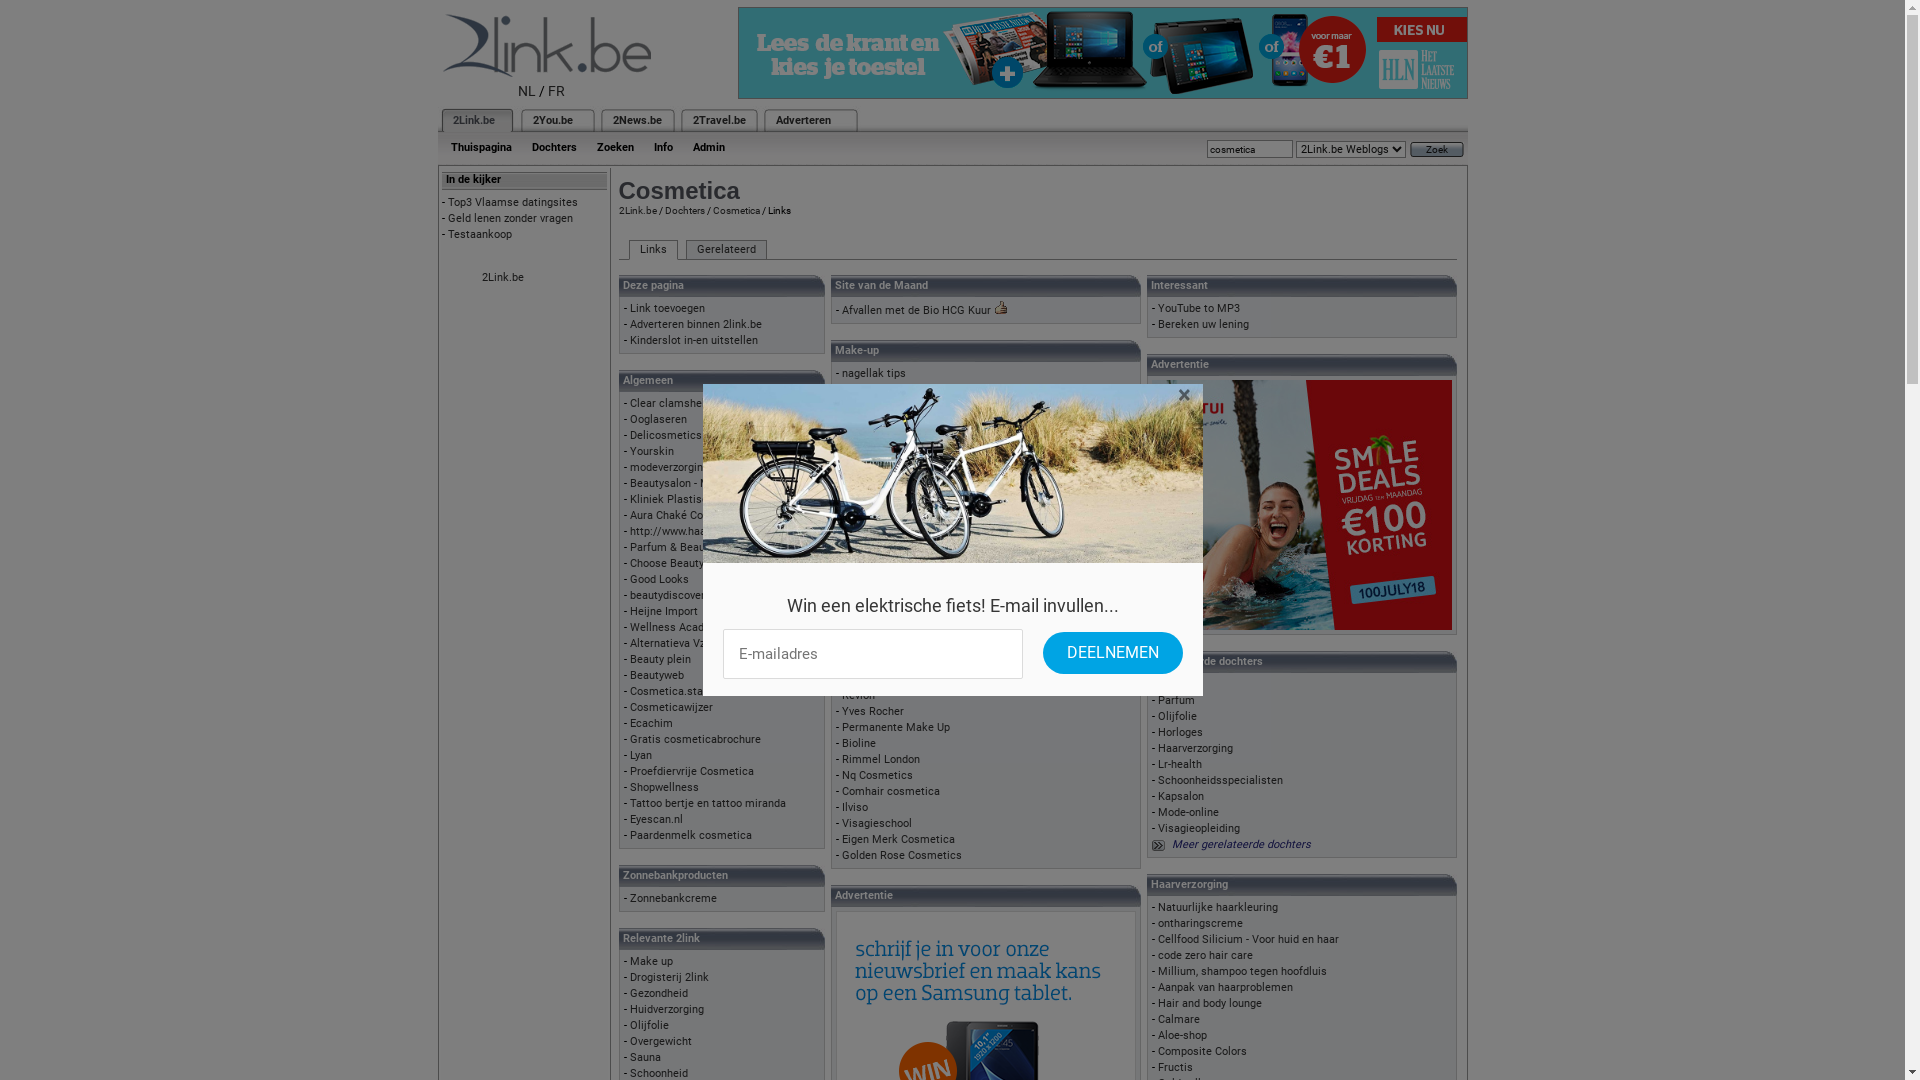 The image size is (1920, 1080). What do you see at coordinates (1240, 844) in the screenshot?
I see `'Meer gerelateerde dochters'` at bounding box center [1240, 844].